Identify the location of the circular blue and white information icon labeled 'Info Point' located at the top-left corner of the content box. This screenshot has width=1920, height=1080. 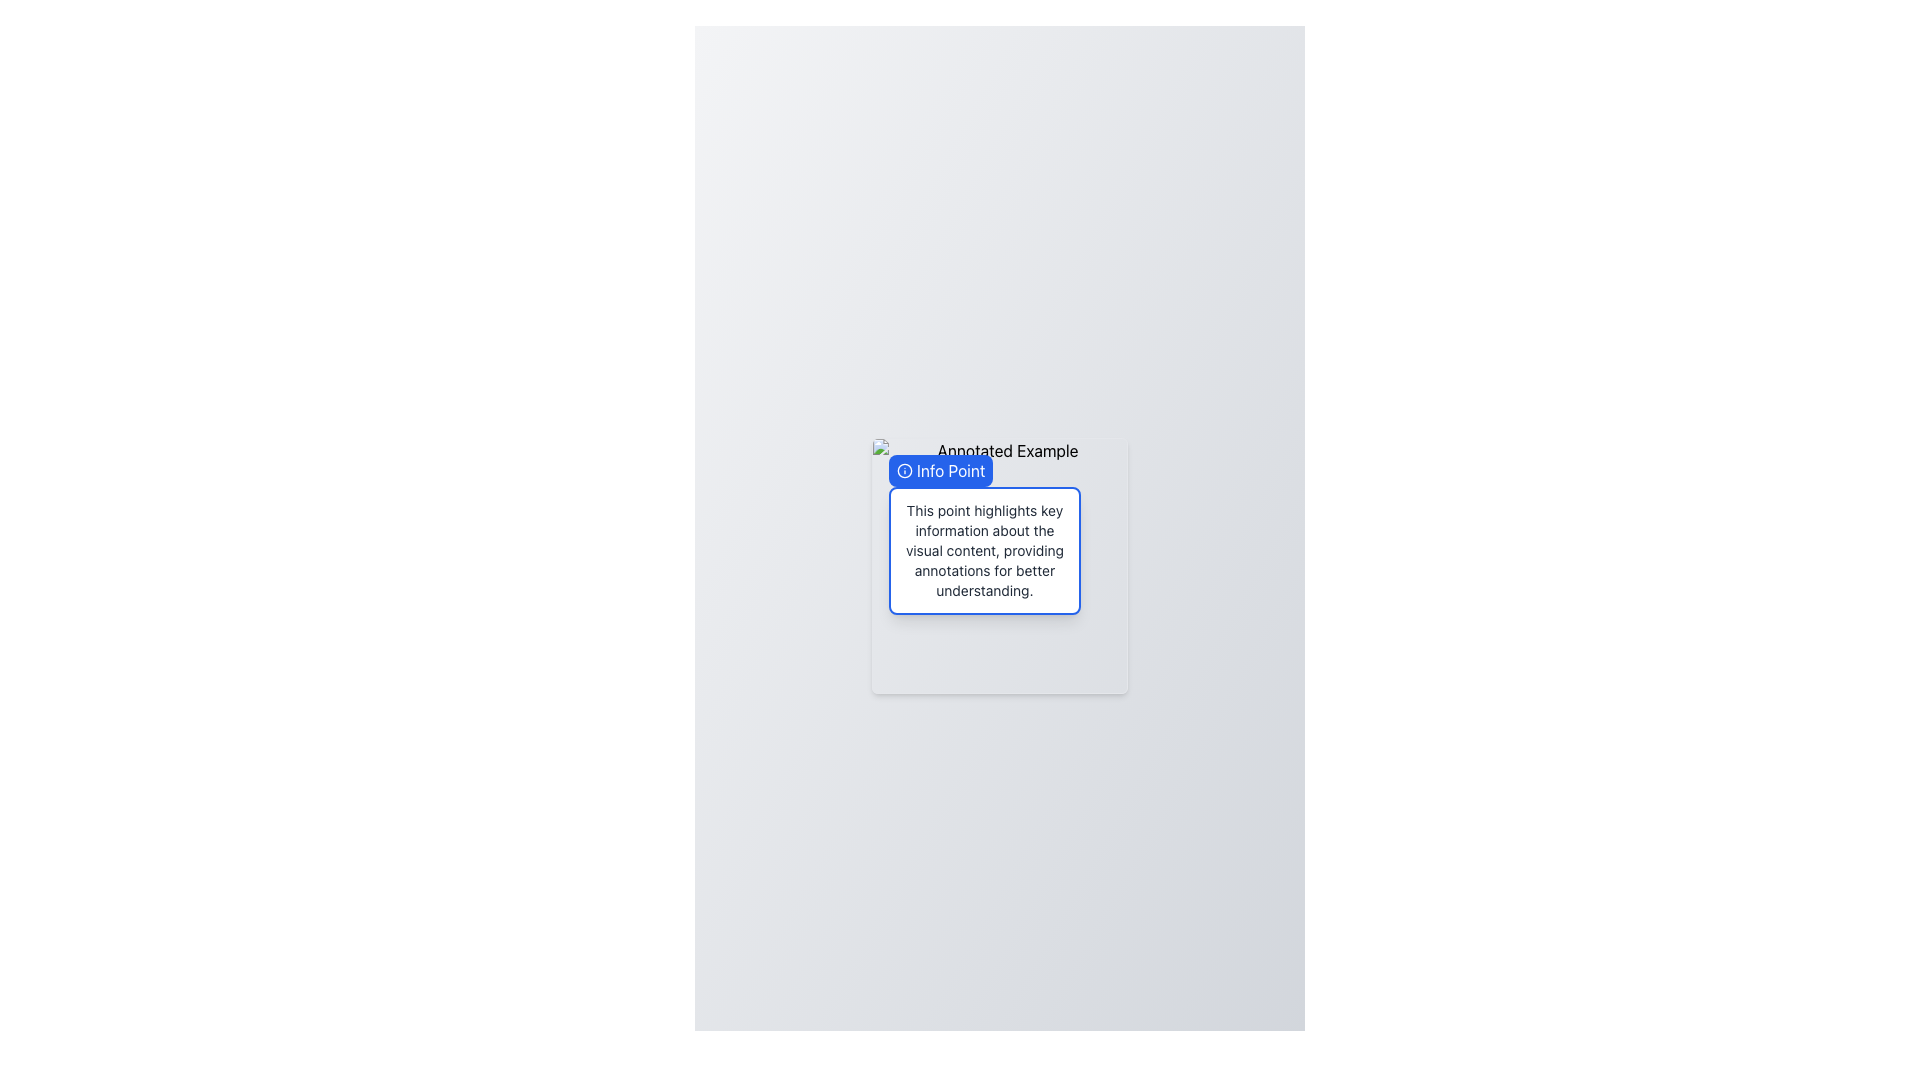
(904, 470).